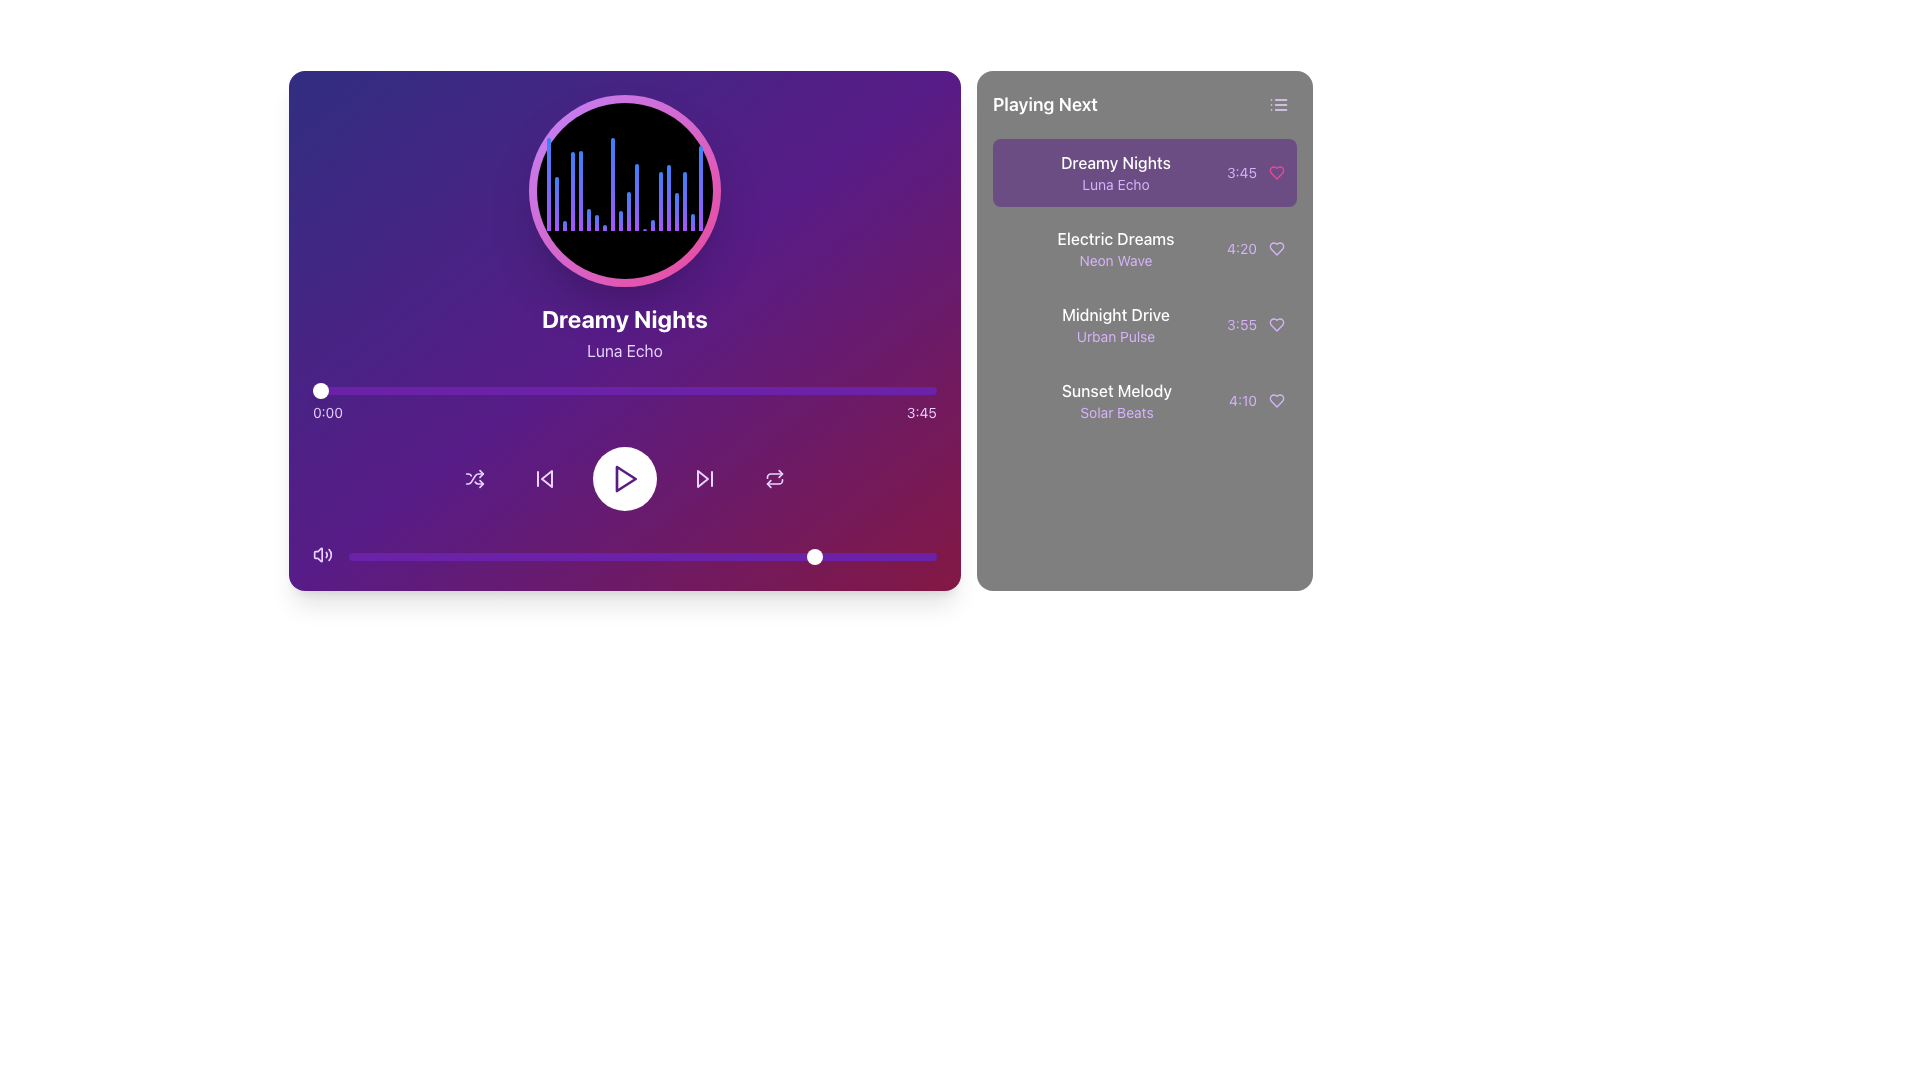  I want to click on the interactive icon next, so click(1255, 248).